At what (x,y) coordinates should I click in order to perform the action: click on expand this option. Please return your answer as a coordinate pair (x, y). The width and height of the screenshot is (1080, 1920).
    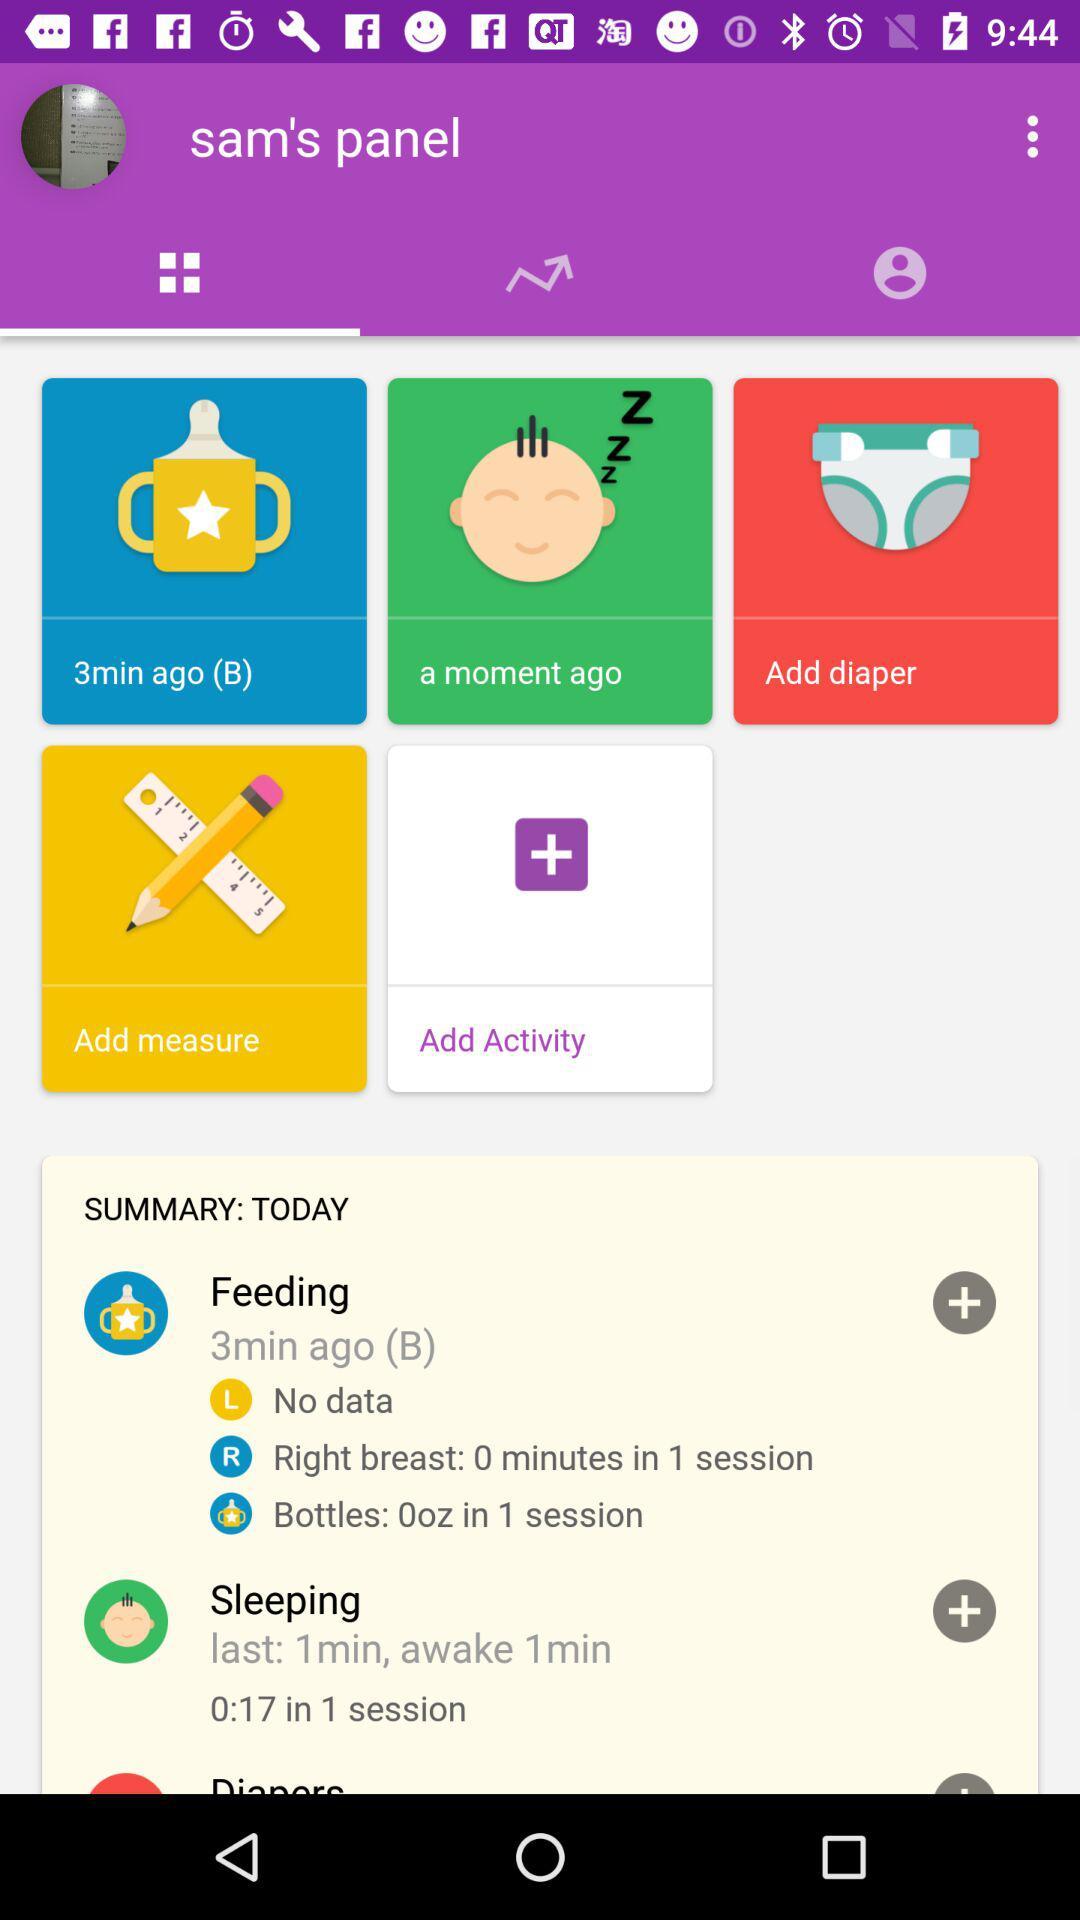
    Looking at the image, I should click on (963, 1302).